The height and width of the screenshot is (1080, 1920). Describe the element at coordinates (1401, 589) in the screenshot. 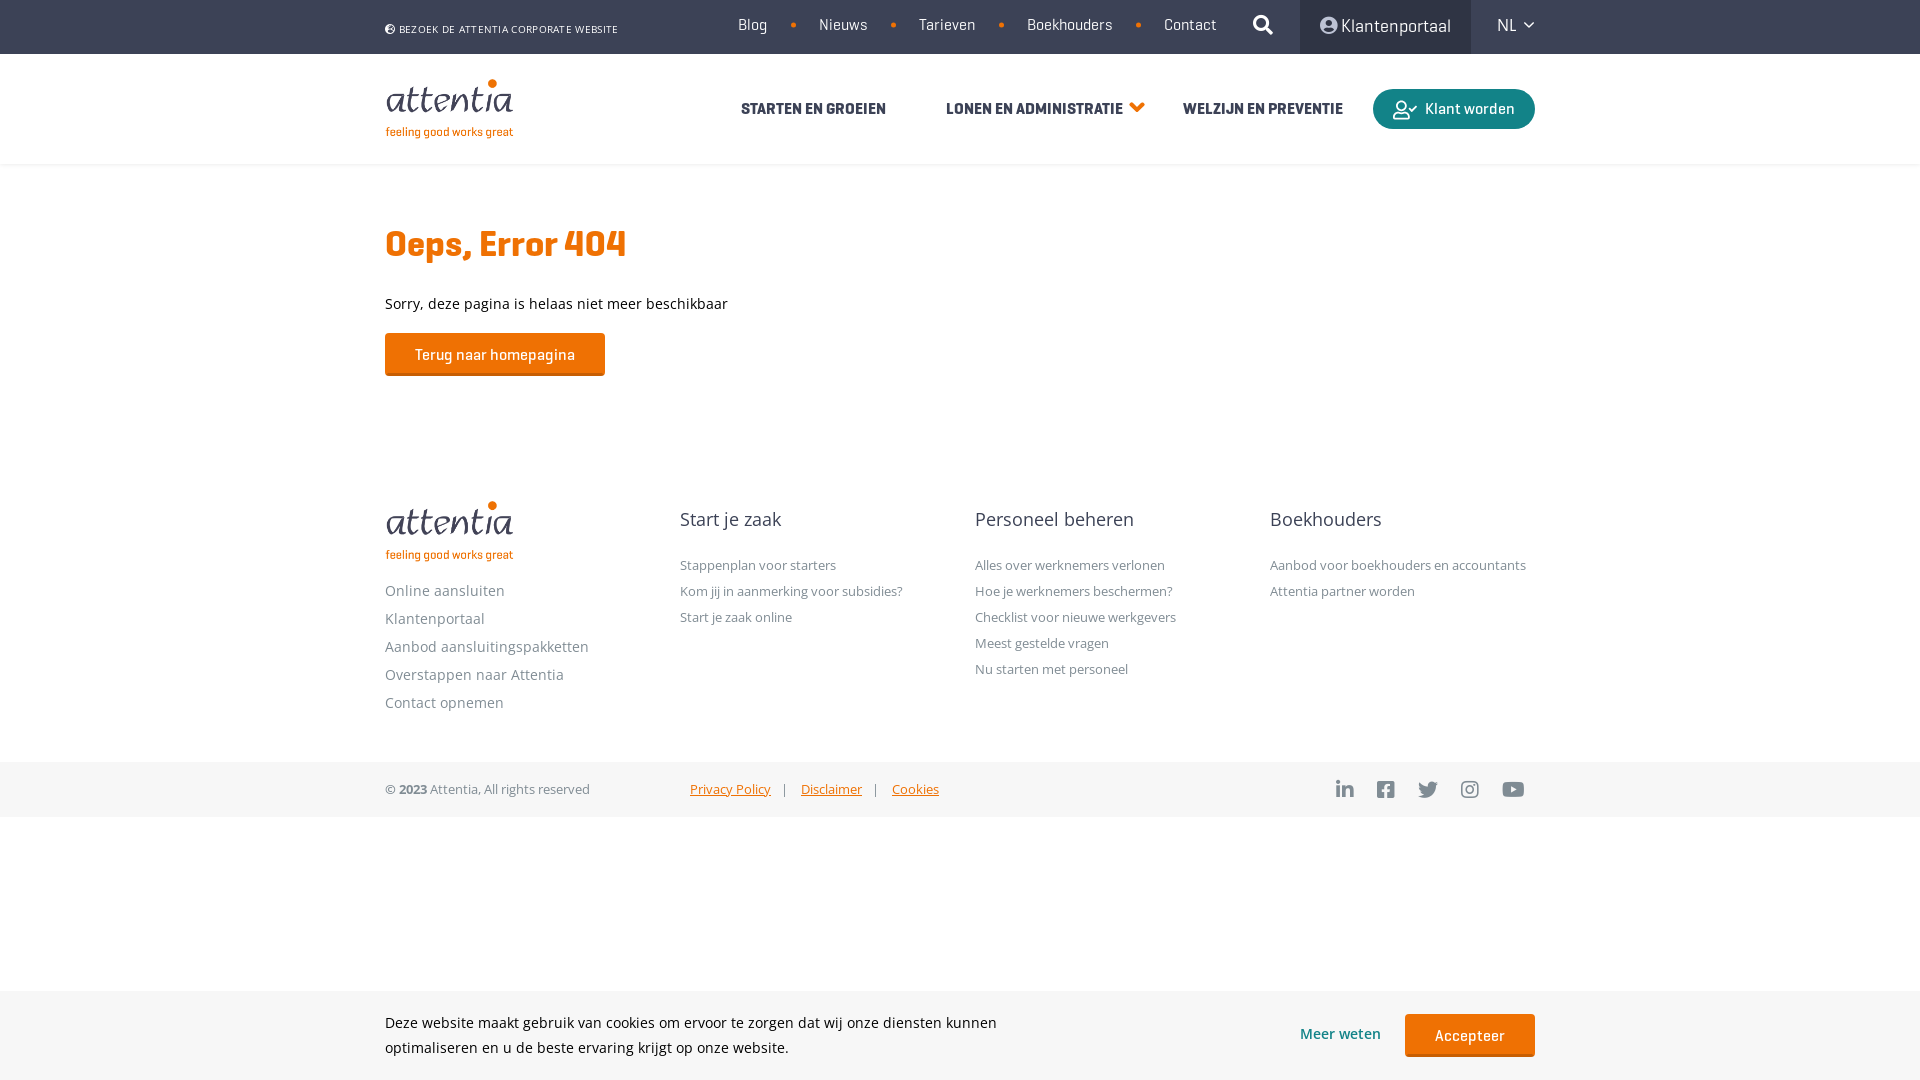

I see `'Attentia partner worden'` at that location.